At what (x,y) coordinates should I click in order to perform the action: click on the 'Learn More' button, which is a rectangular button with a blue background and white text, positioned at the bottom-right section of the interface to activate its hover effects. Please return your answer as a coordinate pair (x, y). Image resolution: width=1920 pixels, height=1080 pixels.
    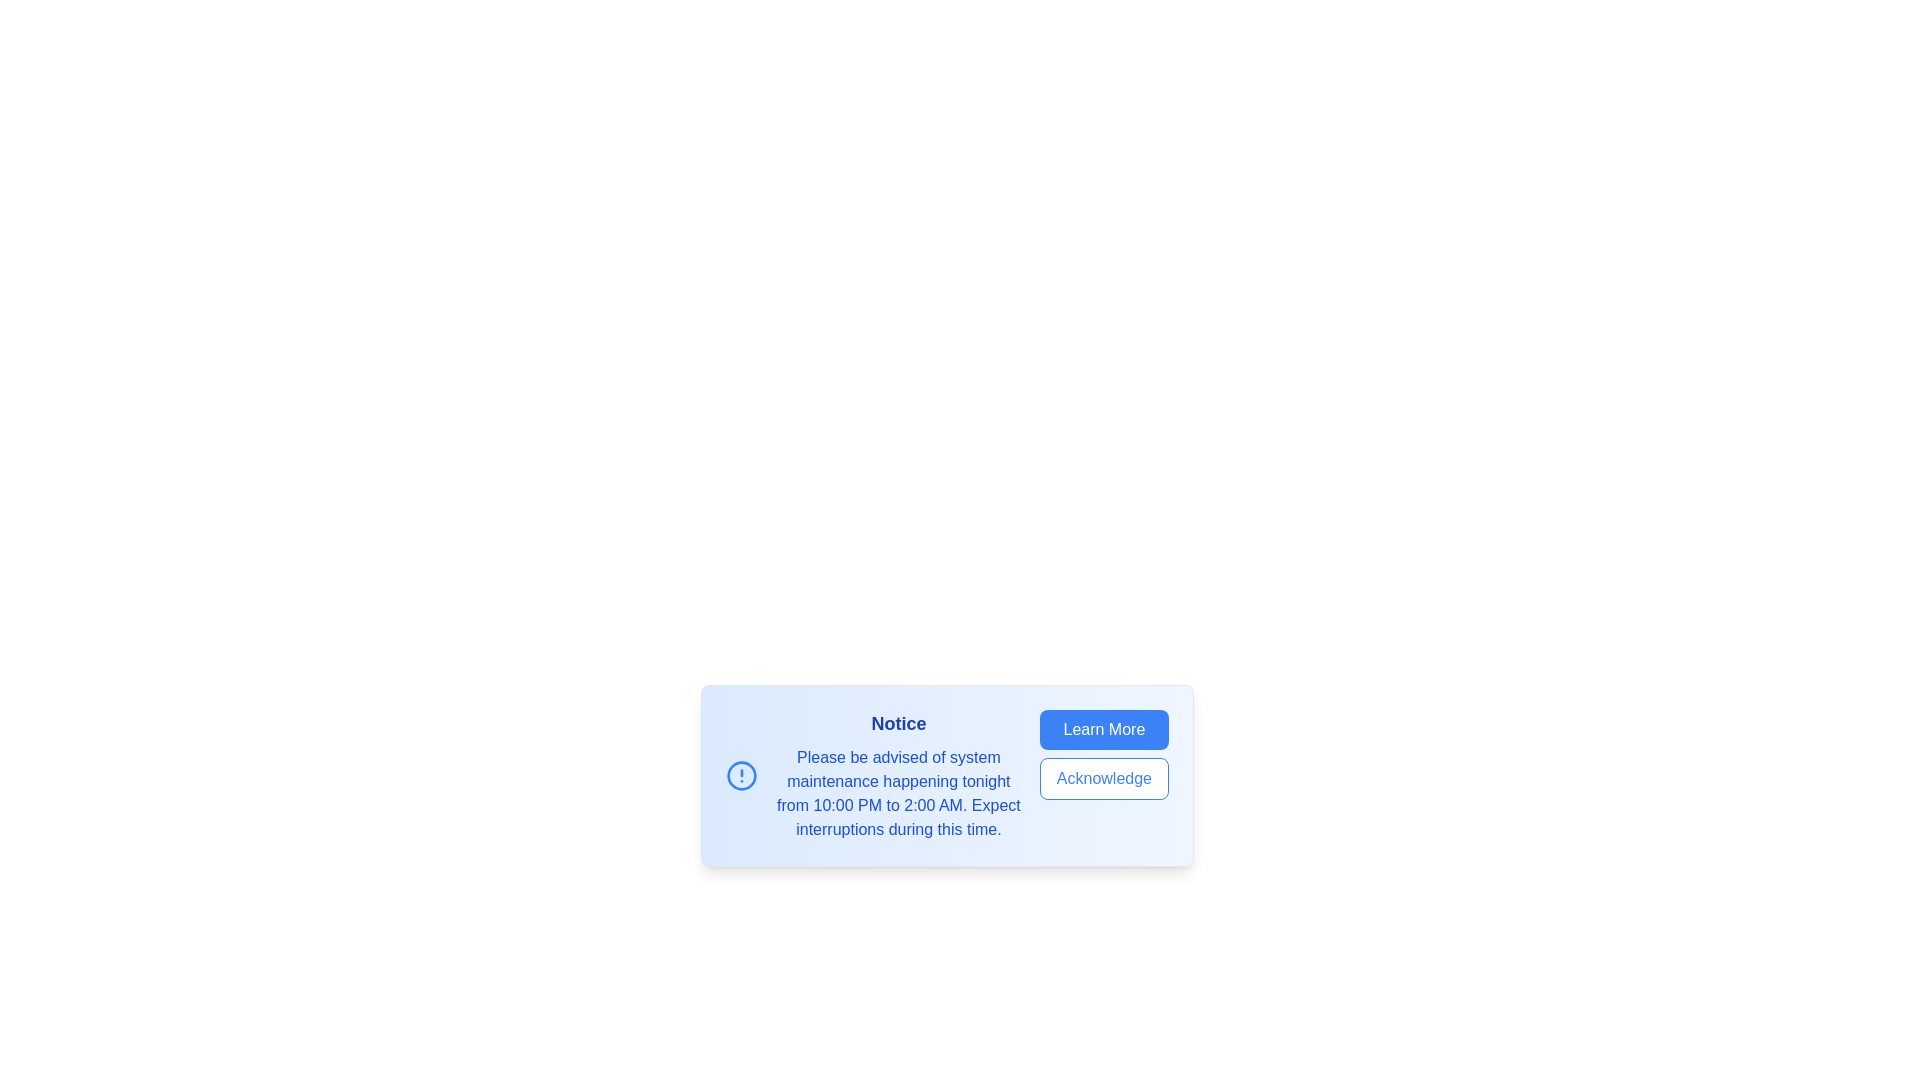
    Looking at the image, I should click on (1103, 729).